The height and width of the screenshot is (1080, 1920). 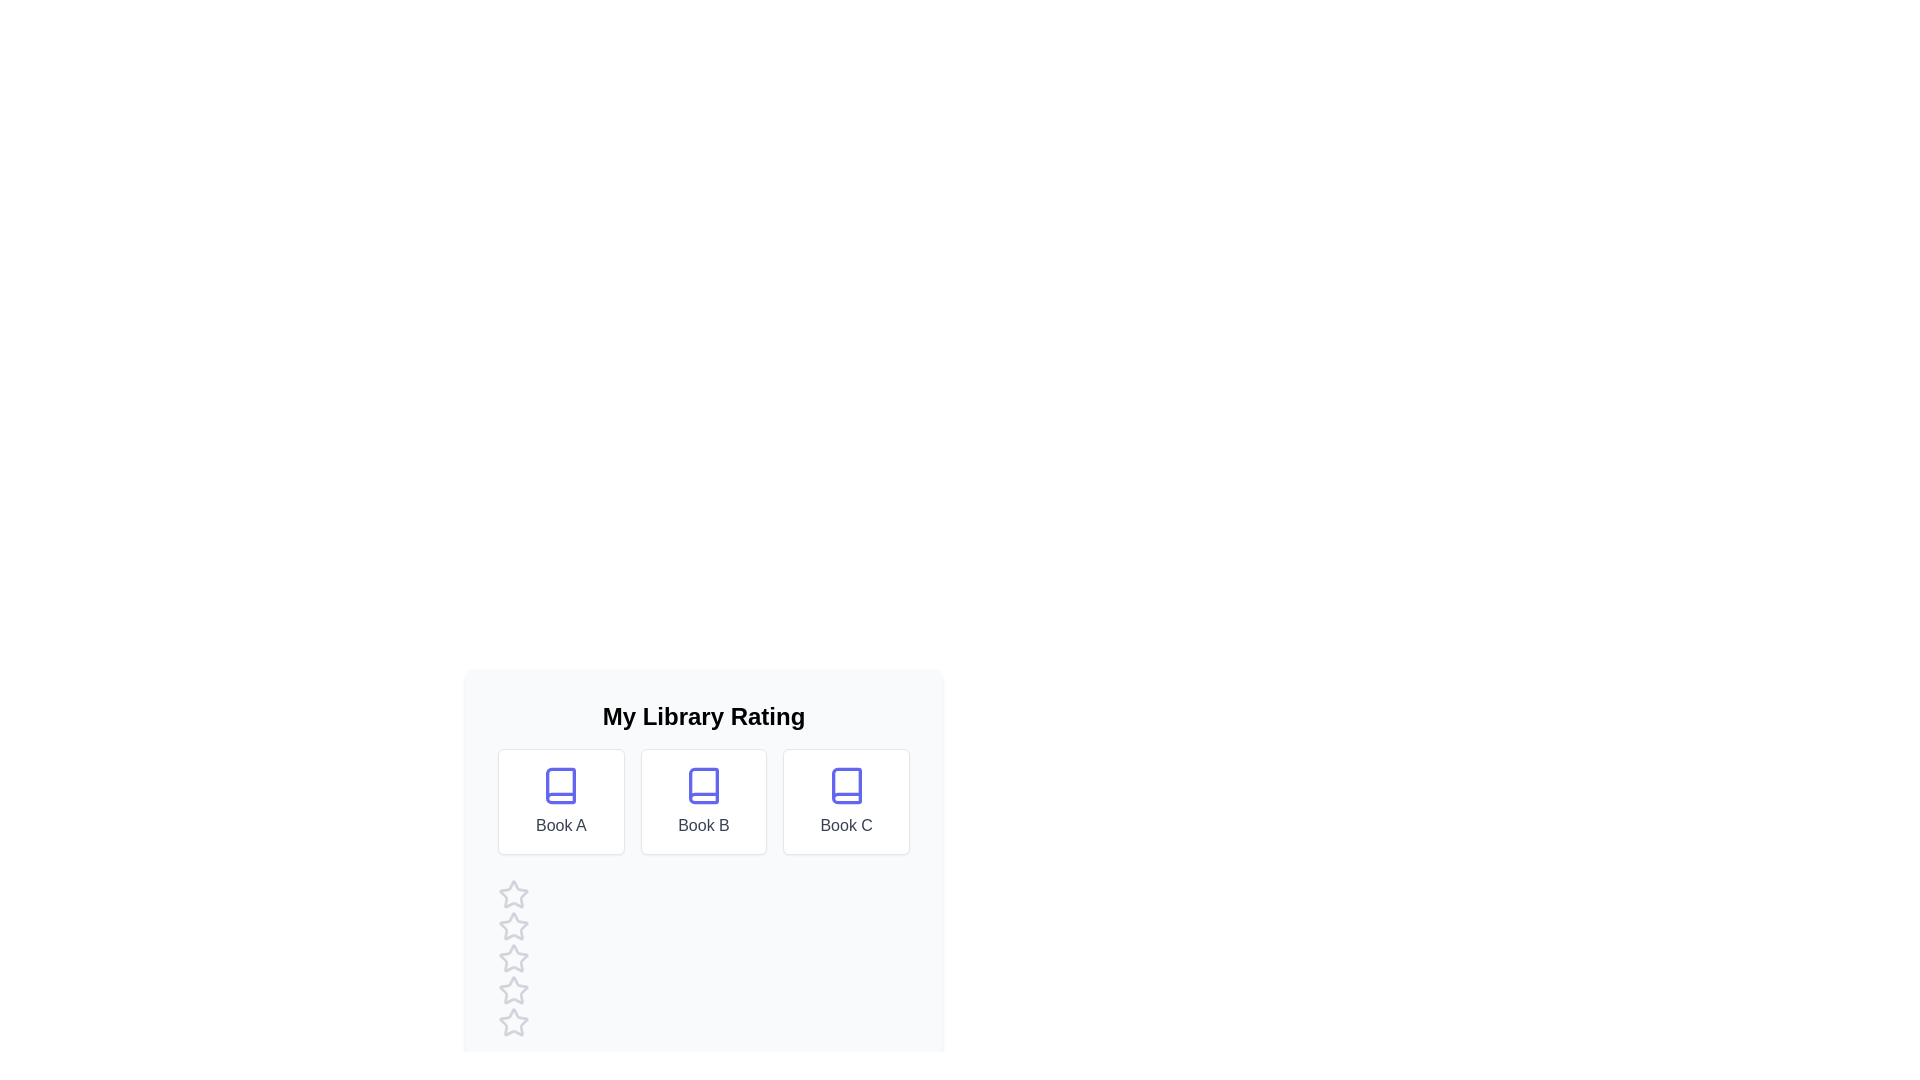 I want to click on the book name Book B to select the text, so click(x=704, y=825).